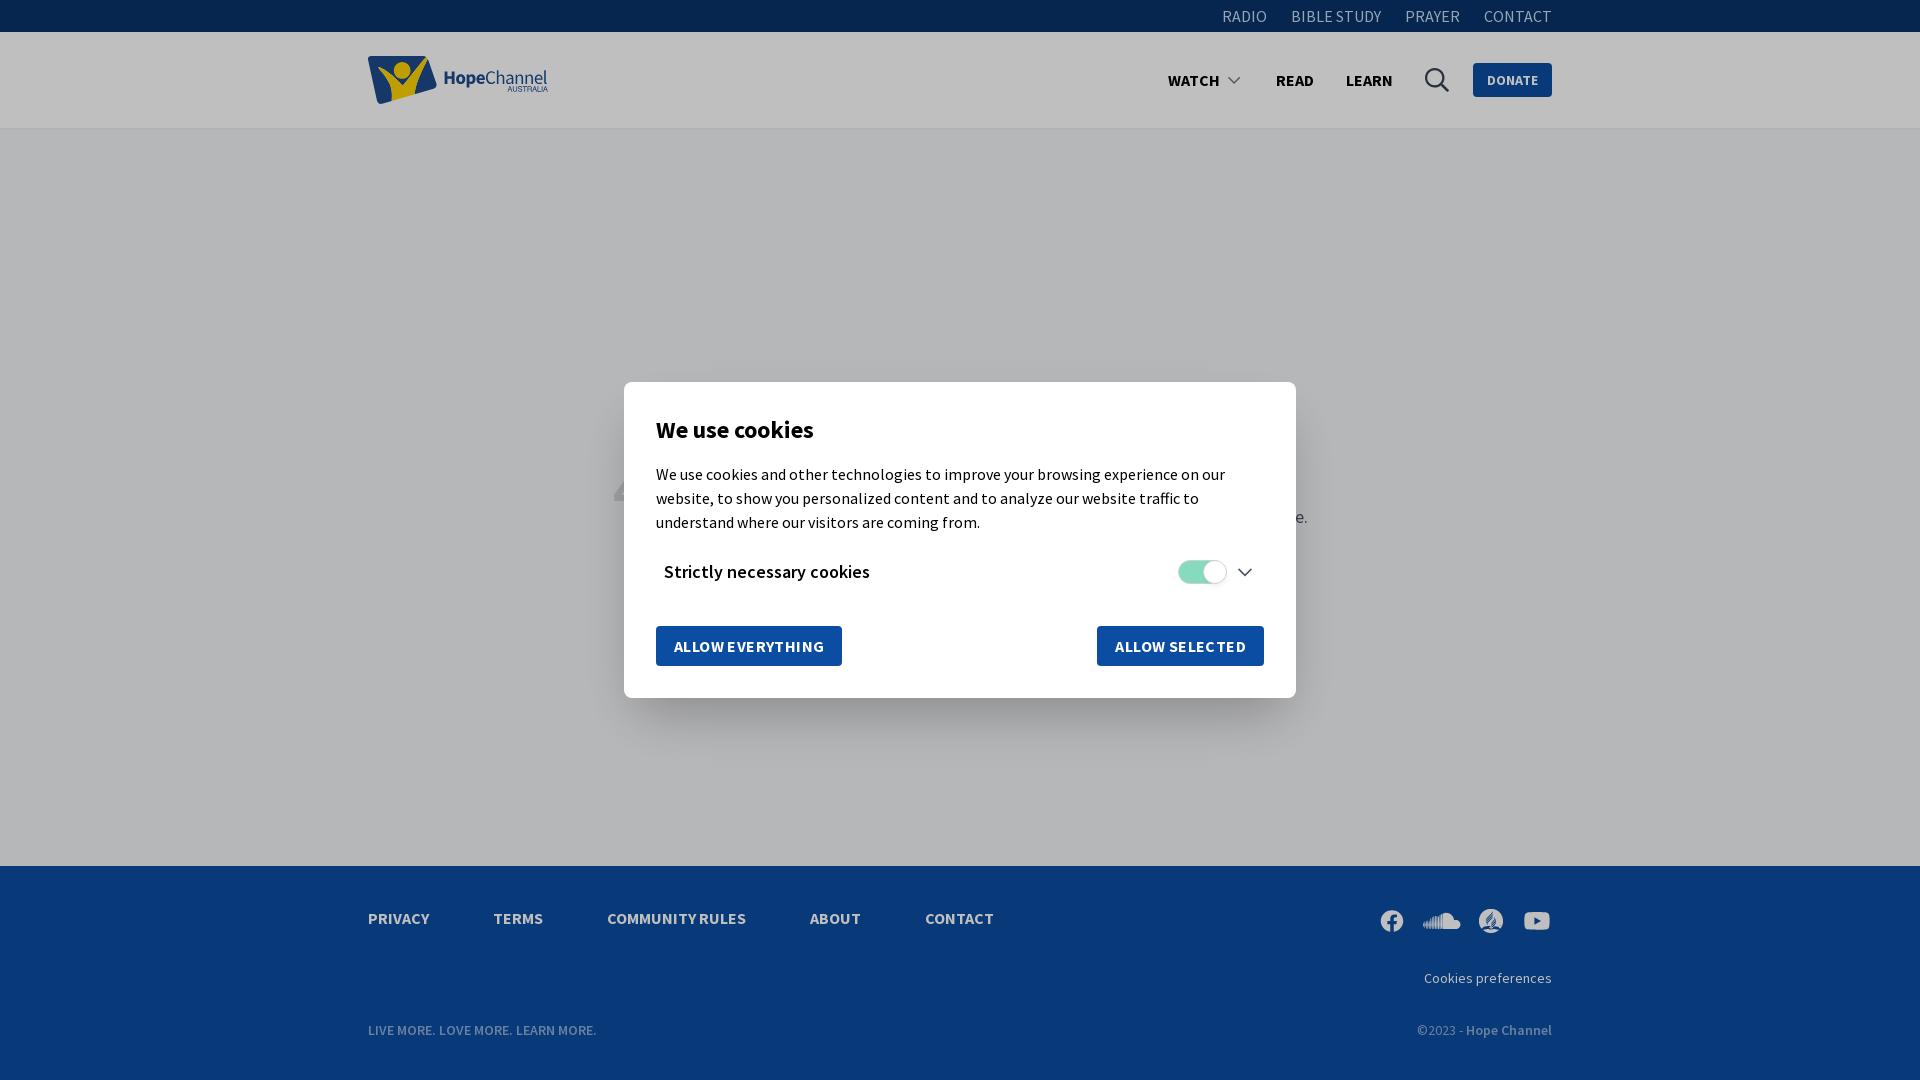 The image size is (1920, 1080). What do you see at coordinates (747, 645) in the screenshot?
I see `'ALLOW EVERYTHING'` at bounding box center [747, 645].